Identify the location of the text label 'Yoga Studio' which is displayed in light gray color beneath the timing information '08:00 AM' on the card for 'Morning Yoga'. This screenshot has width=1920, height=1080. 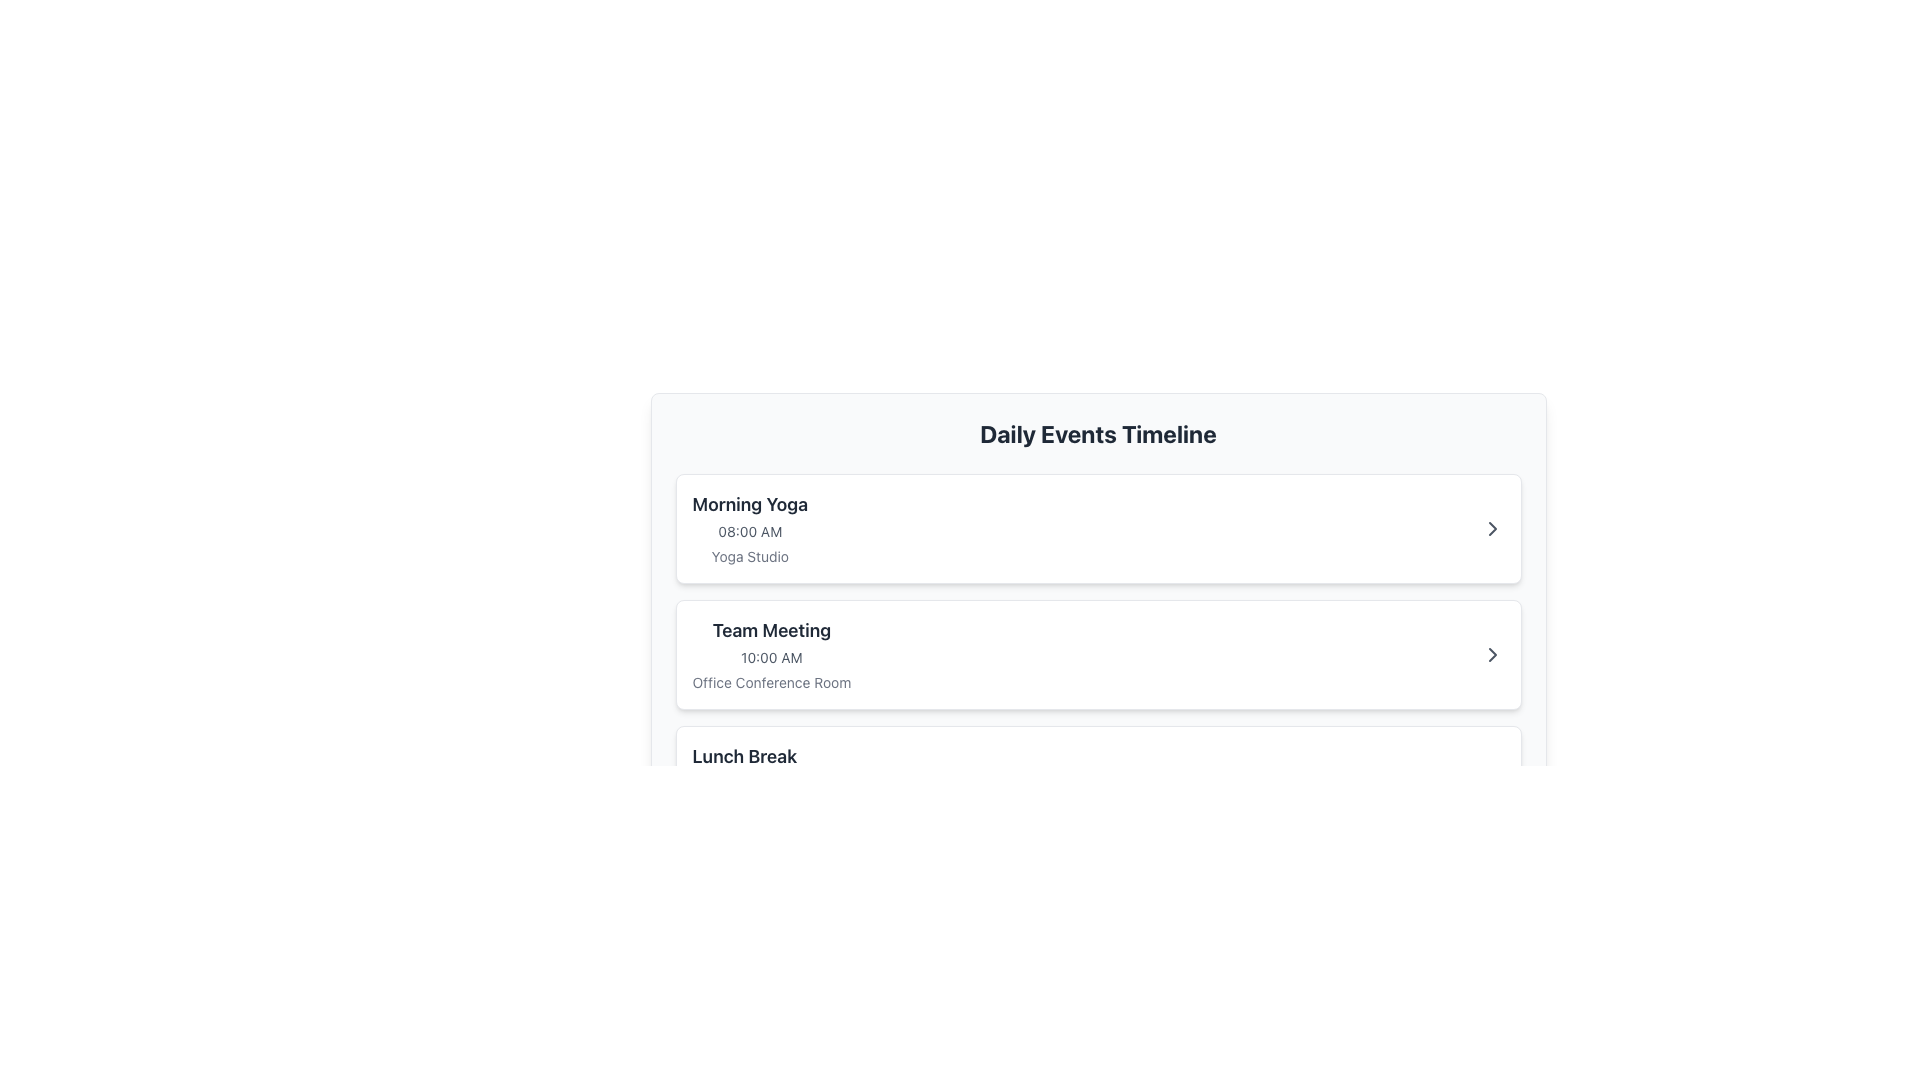
(749, 556).